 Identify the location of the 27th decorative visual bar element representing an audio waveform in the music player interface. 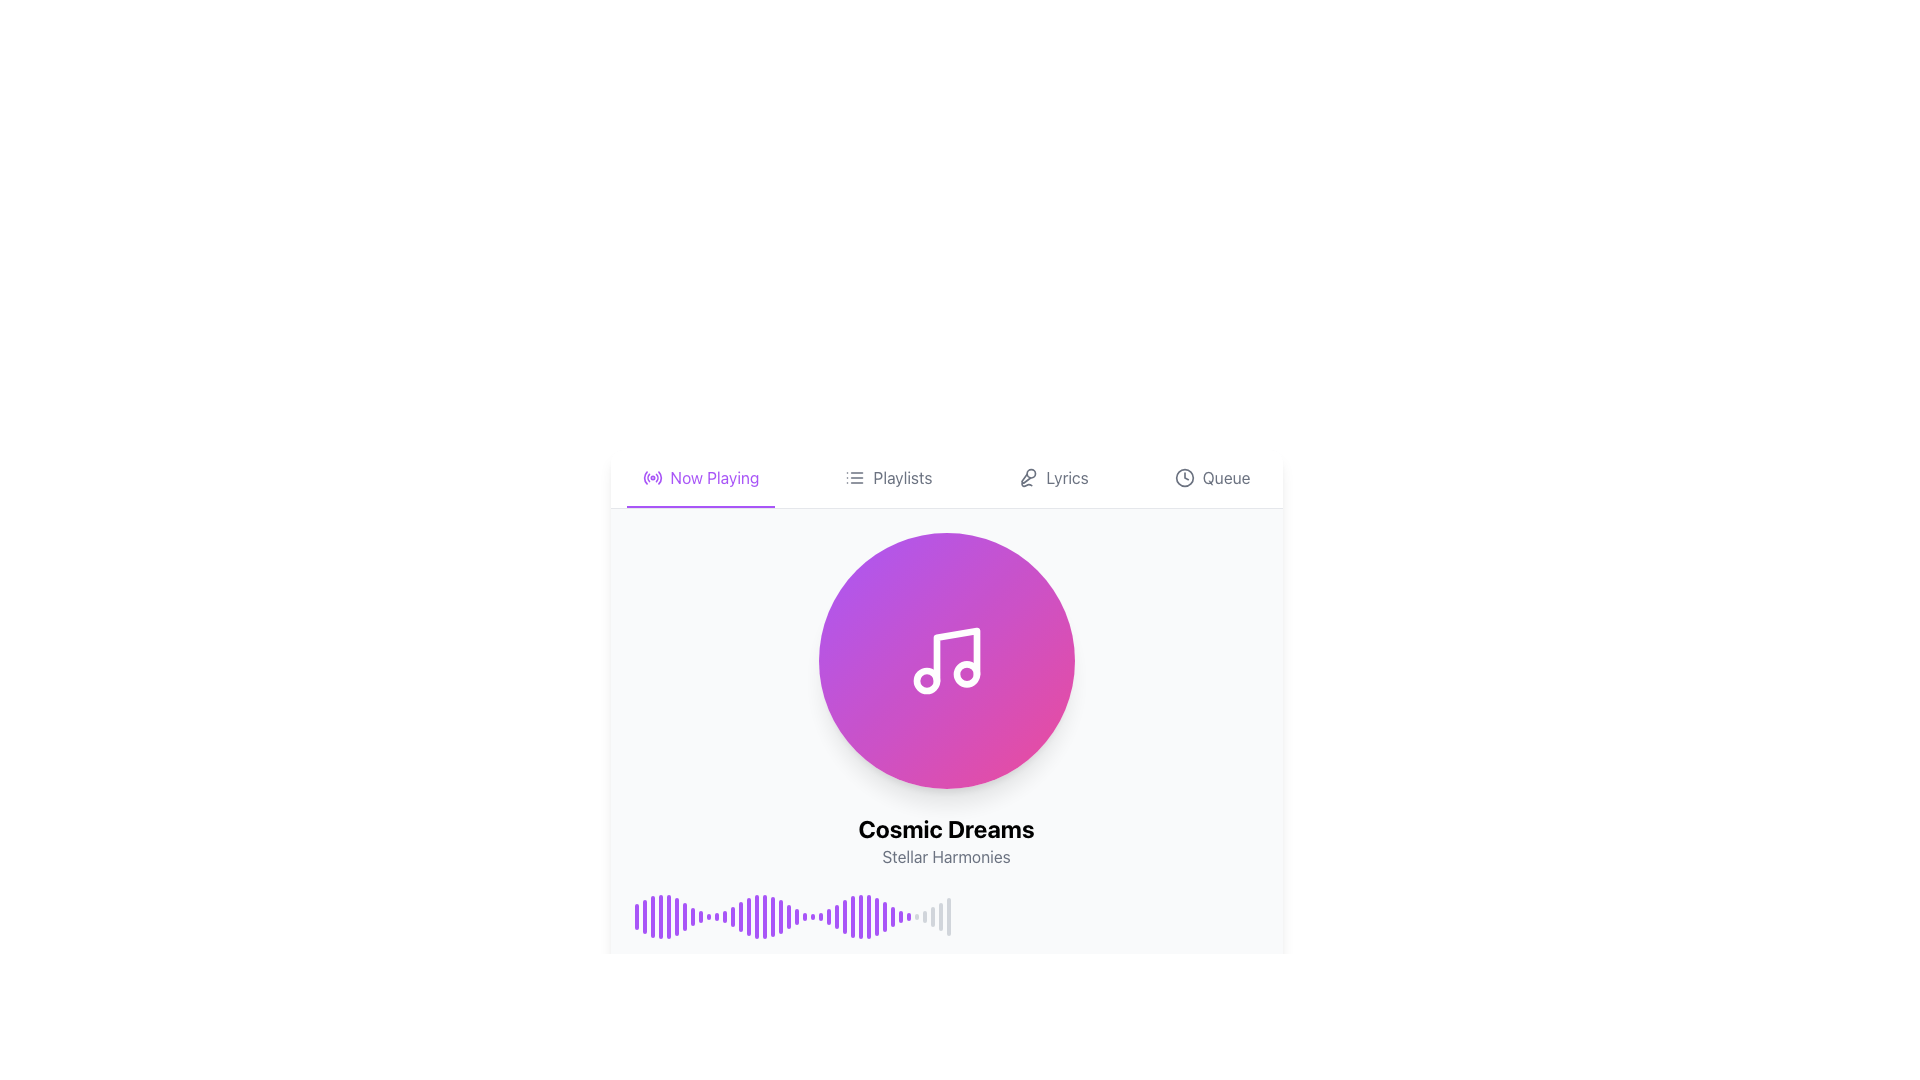
(844, 917).